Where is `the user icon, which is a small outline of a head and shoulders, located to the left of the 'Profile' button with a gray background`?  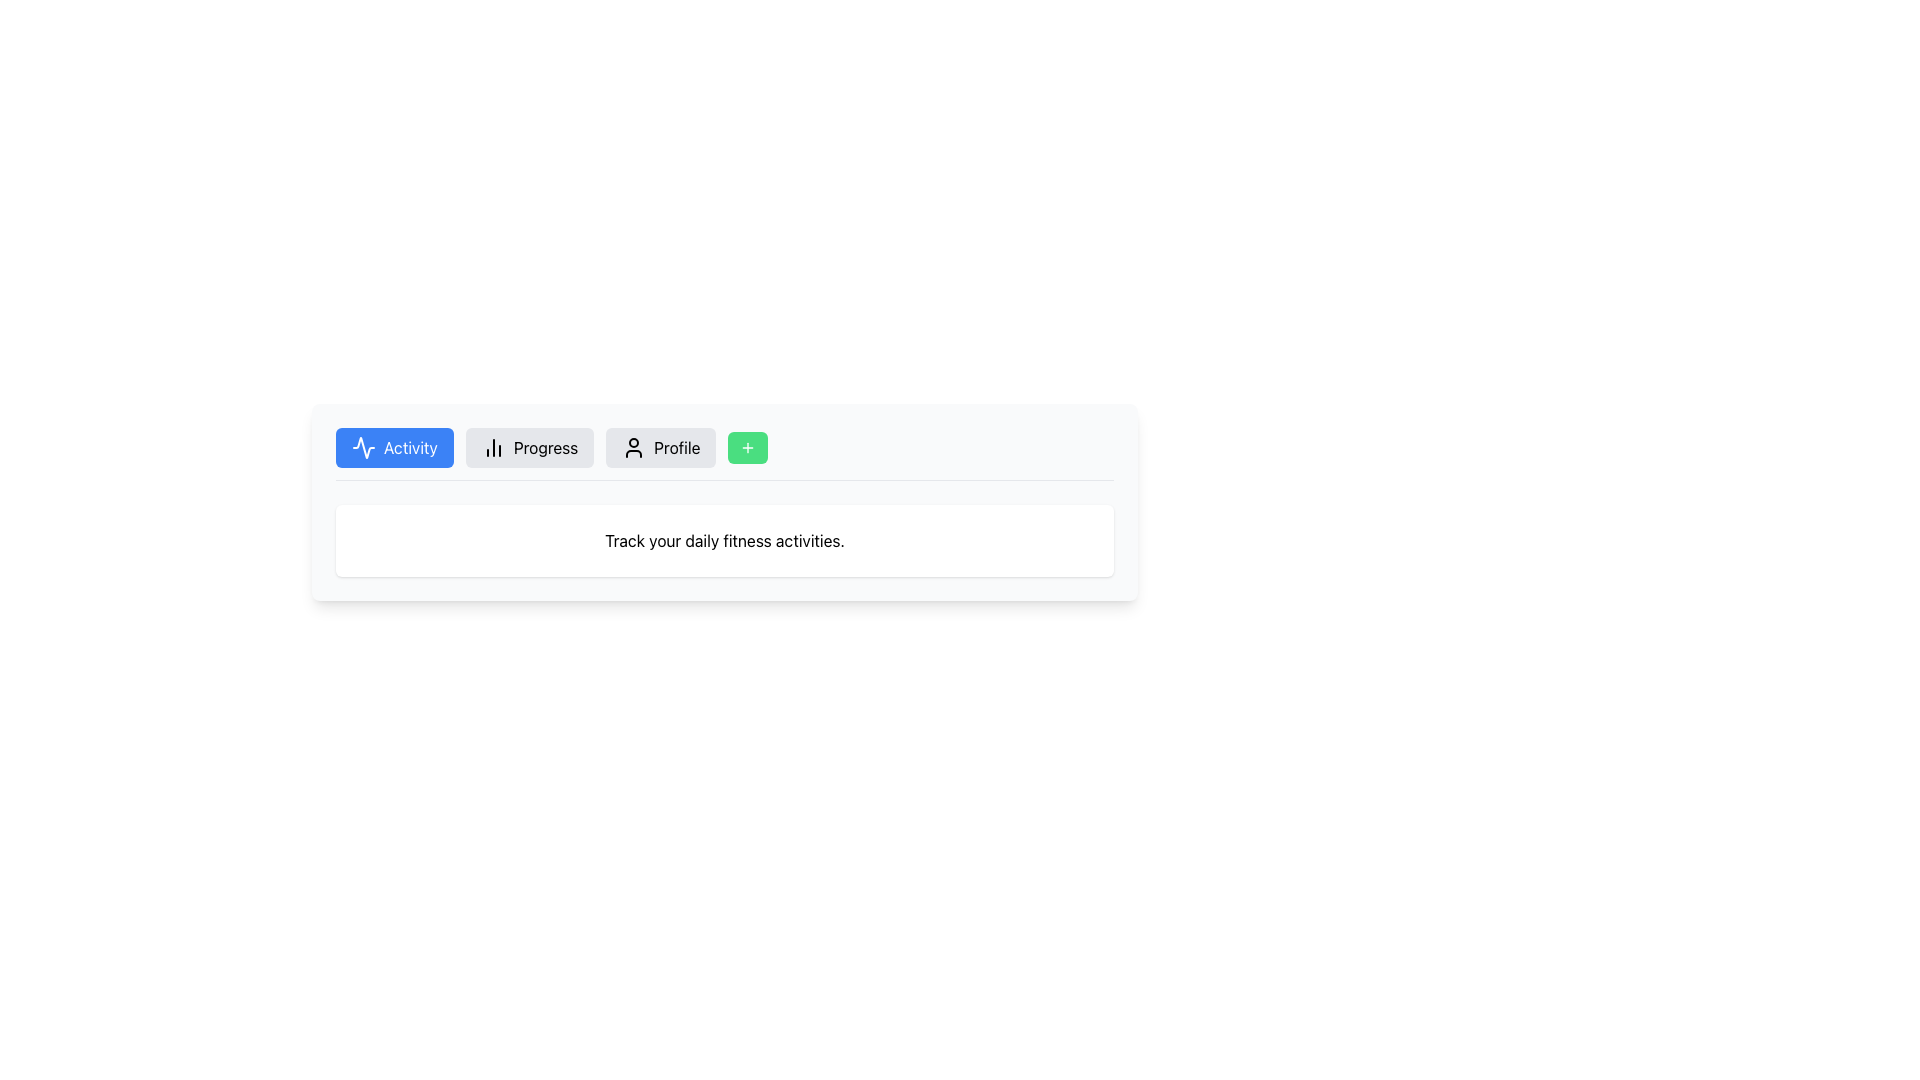 the user icon, which is a small outline of a head and shoulders, located to the left of the 'Profile' button with a gray background is located at coordinates (633, 446).